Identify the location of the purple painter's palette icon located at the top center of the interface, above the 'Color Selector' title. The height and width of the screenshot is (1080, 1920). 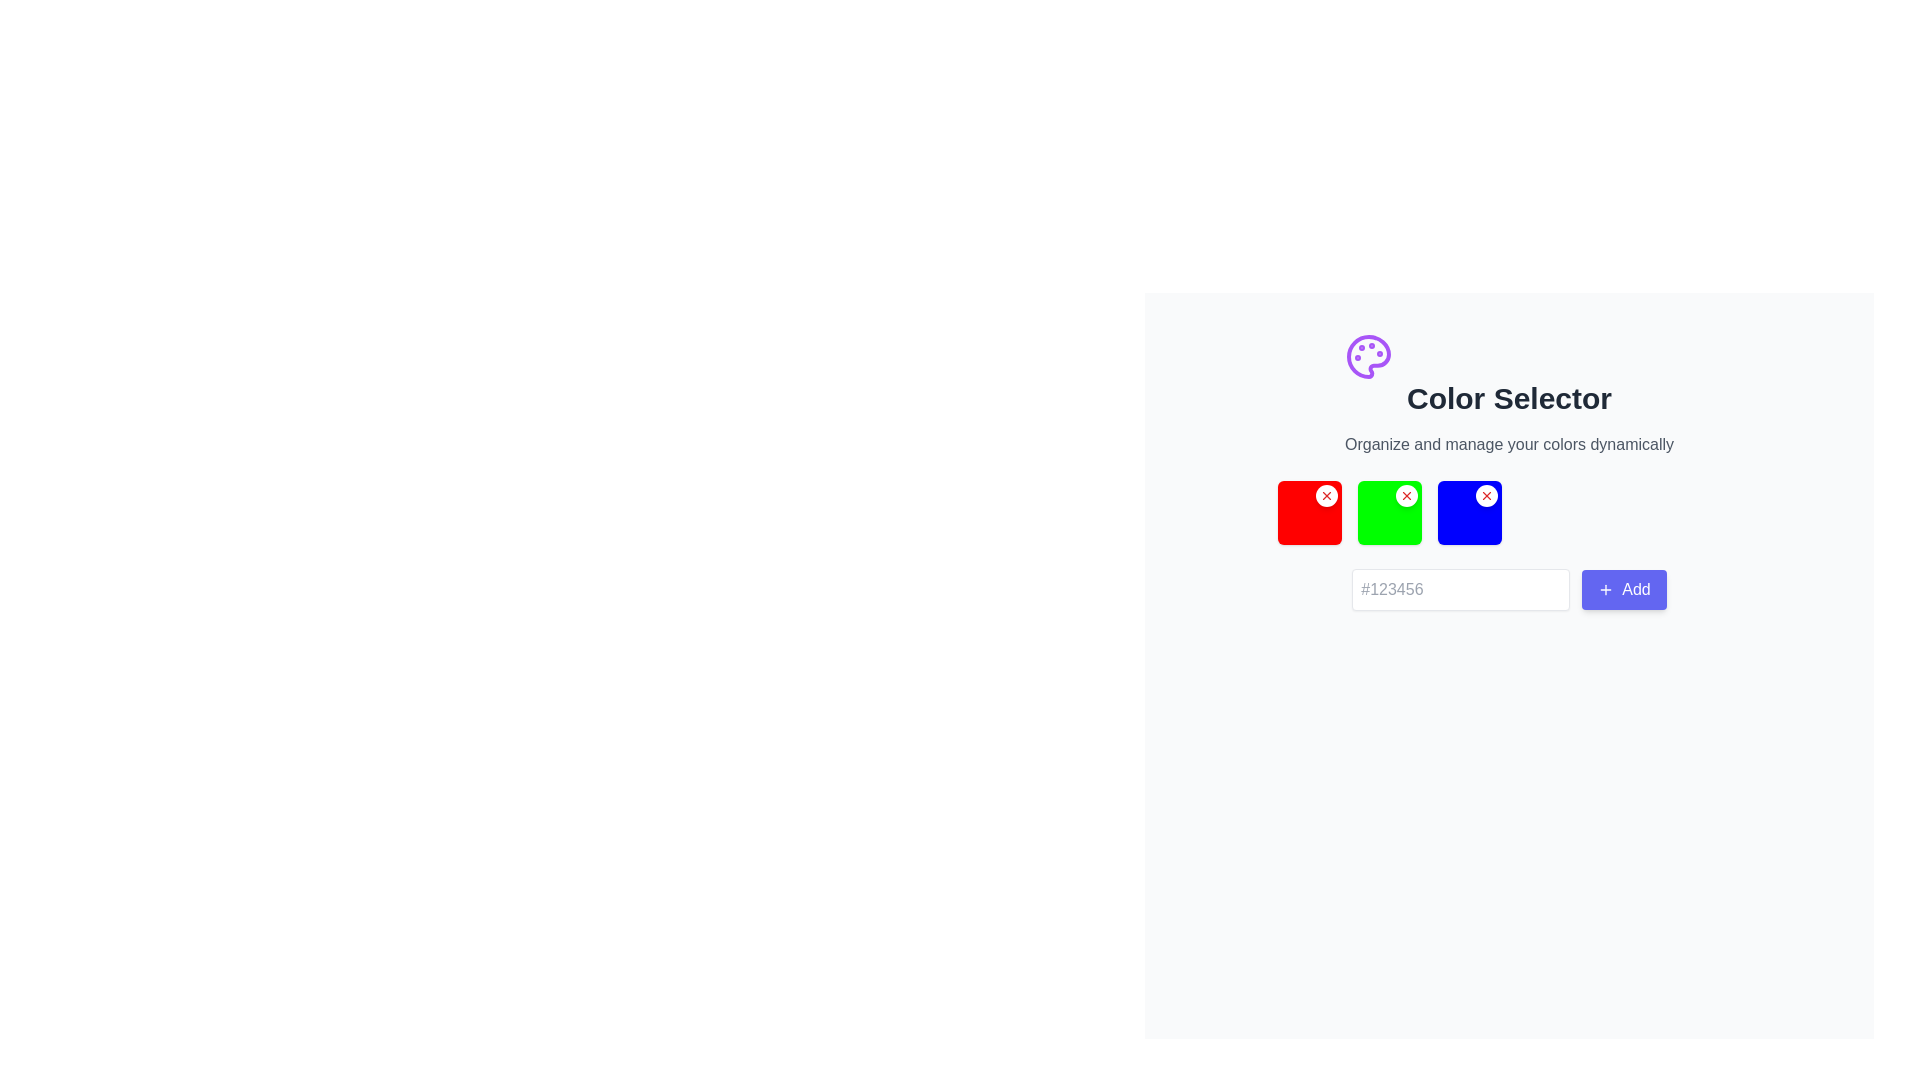
(1367, 356).